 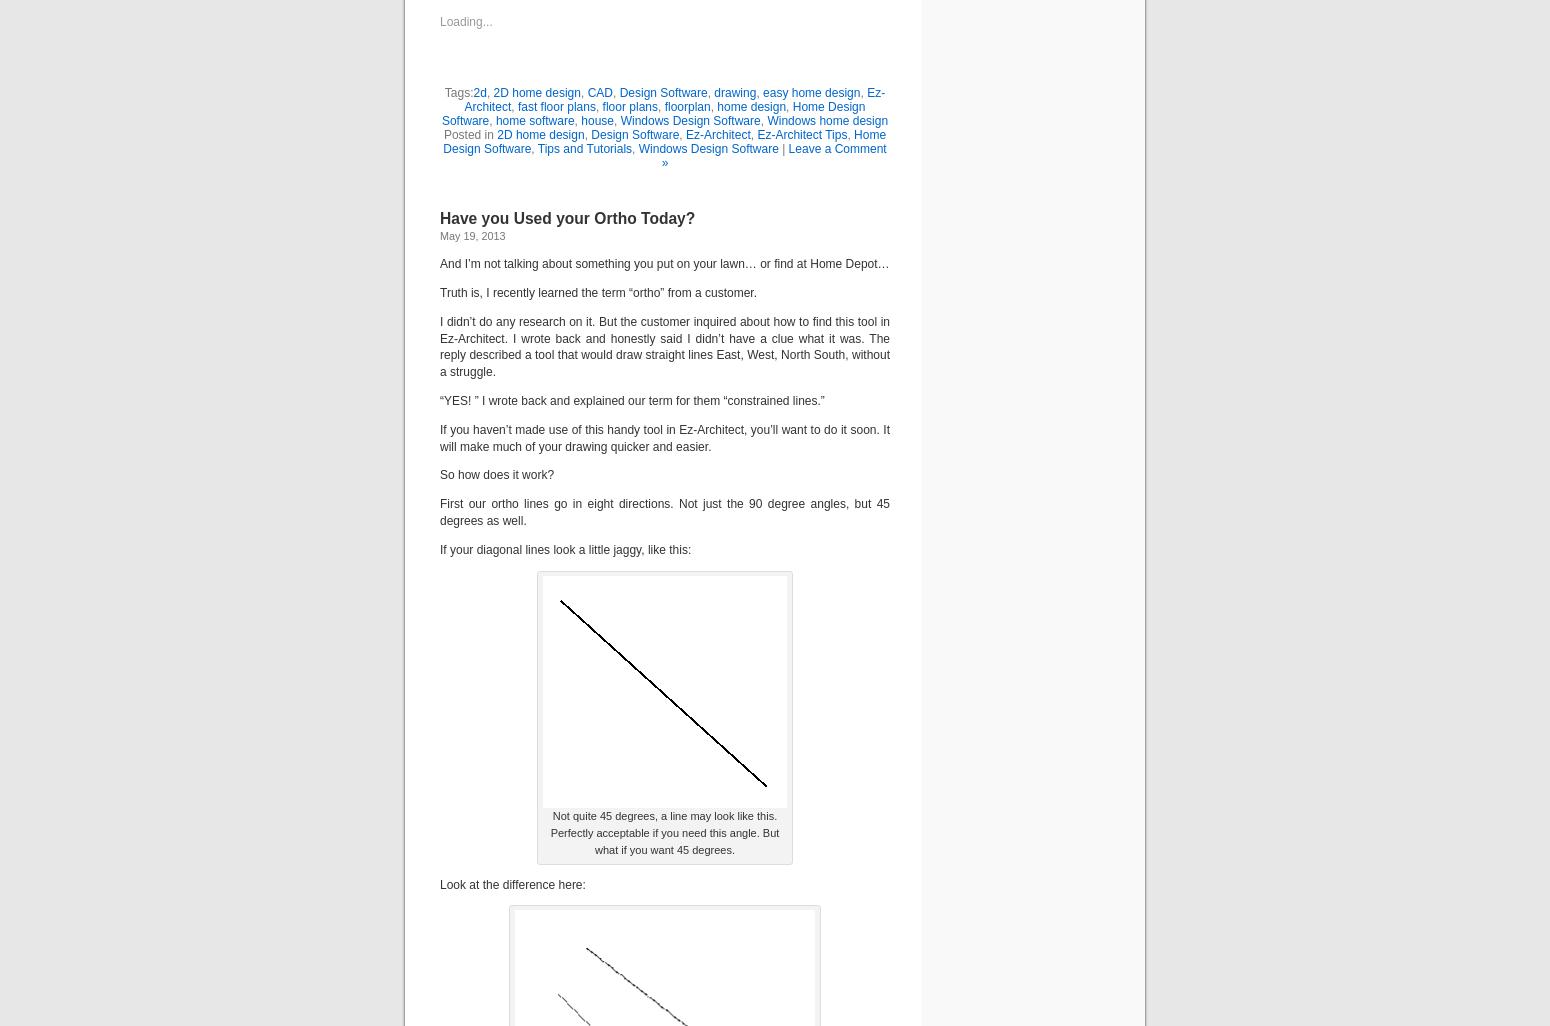 I want to click on 'So how does it work?', so click(x=440, y=474).